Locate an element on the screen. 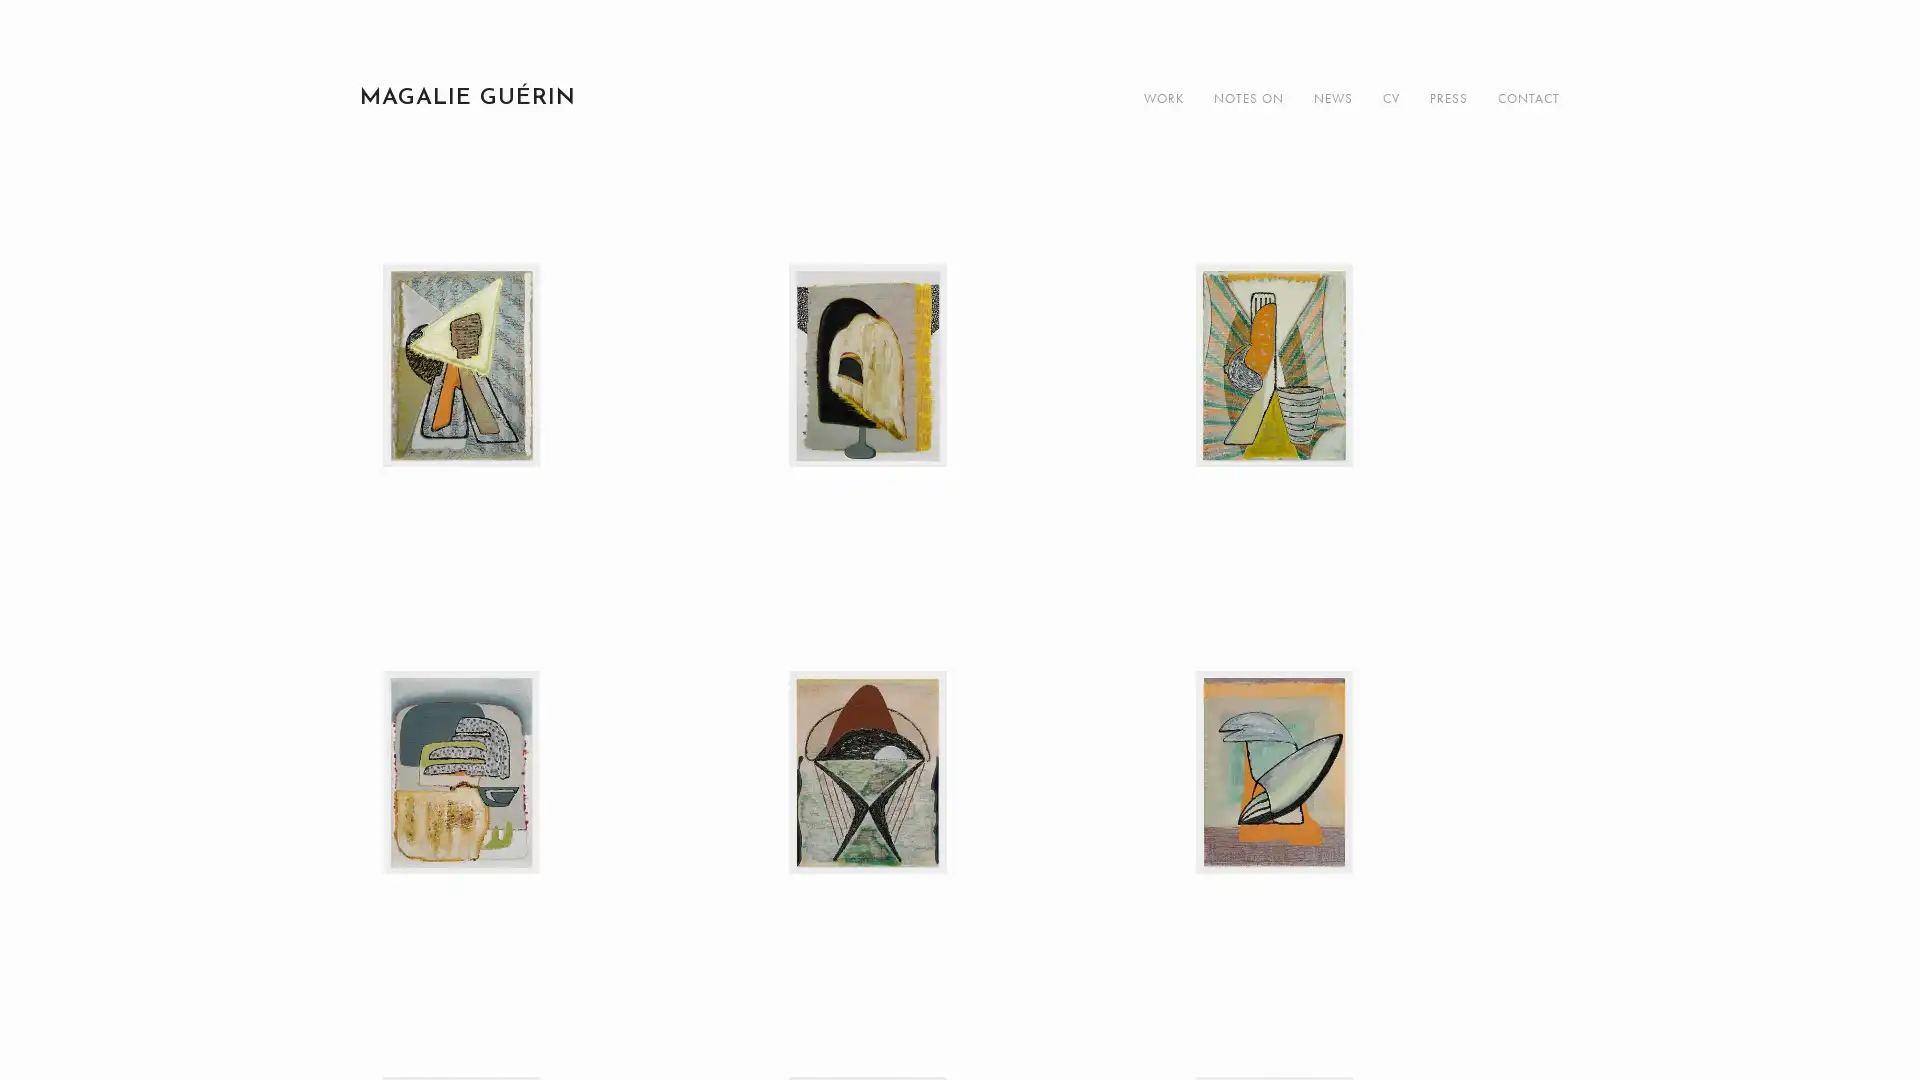 This screenshot has width=1920, height=1080. View fullsize Untitled (quarantine painting 06), 2020 is located at coordinates (1365, 862).